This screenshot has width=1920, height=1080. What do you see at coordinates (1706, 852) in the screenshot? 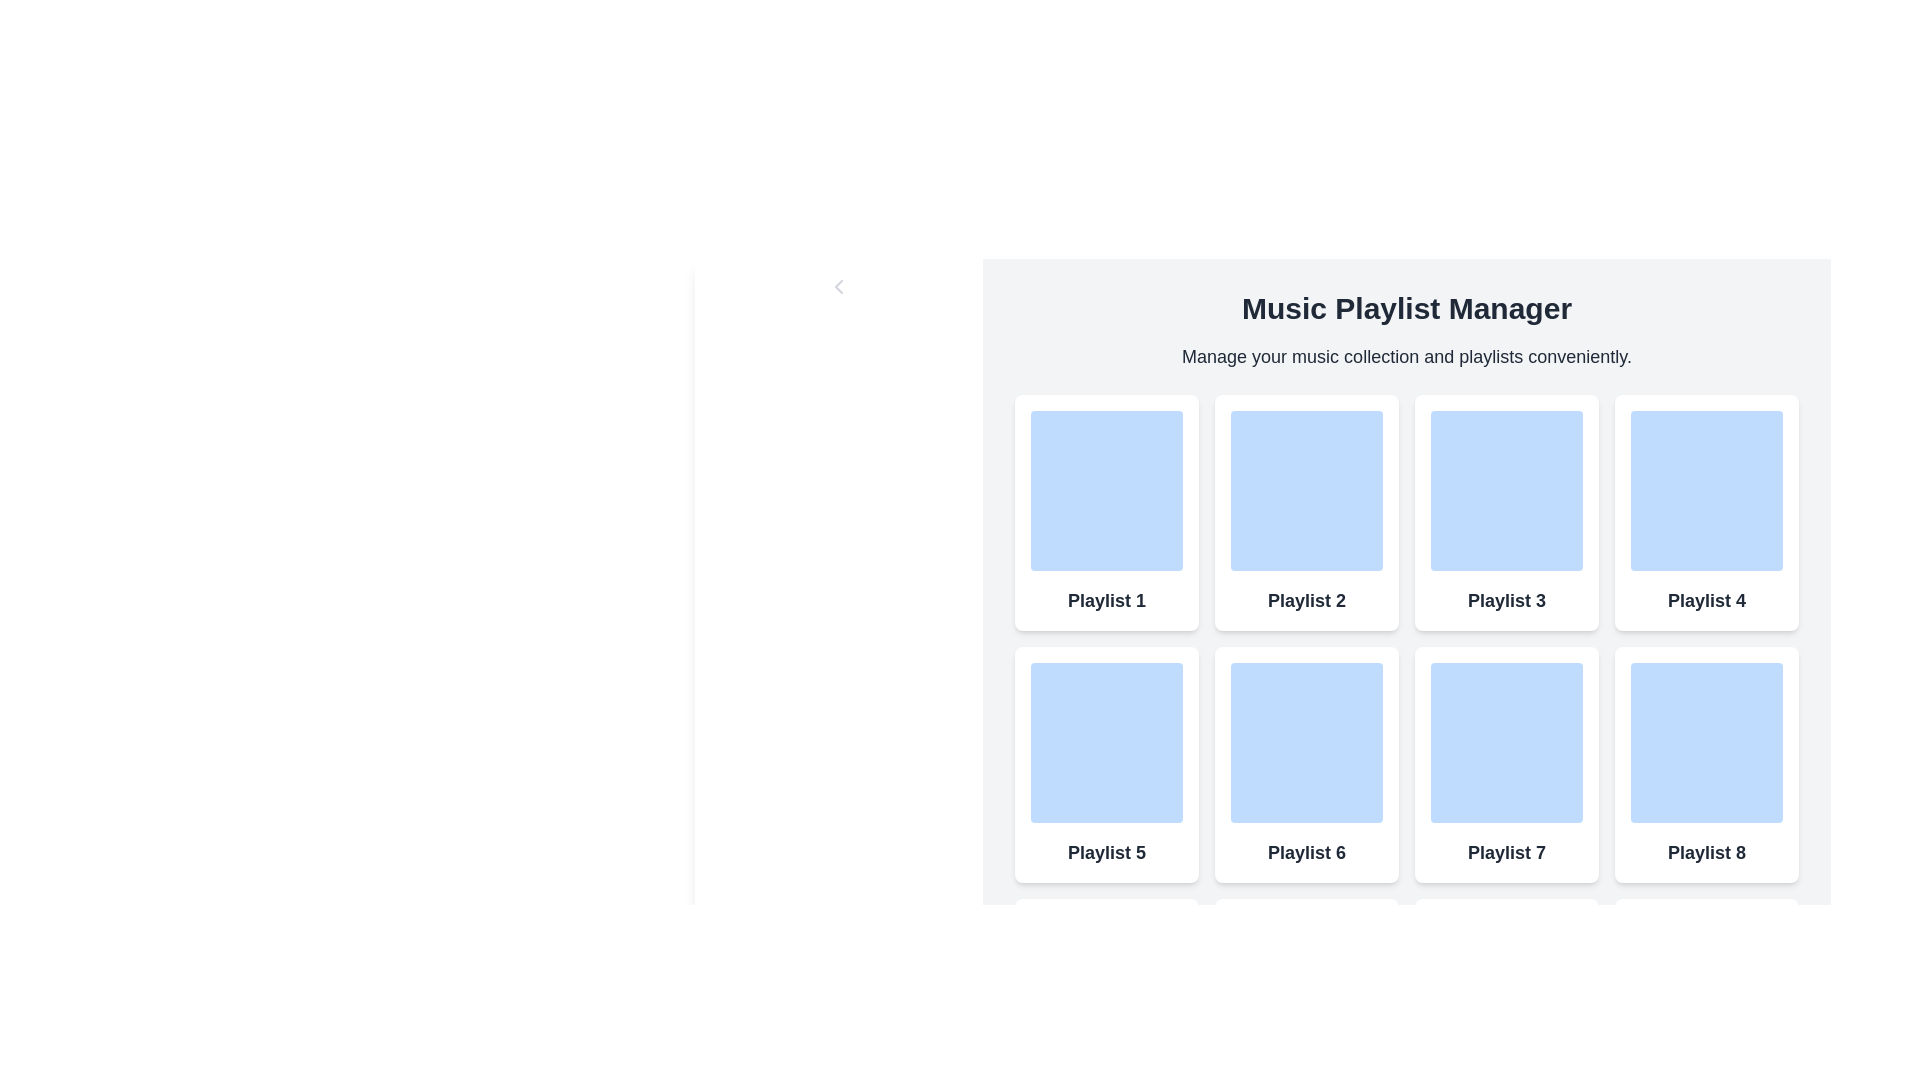
I see `text label displaying 'Playlist 8' located at the bottom of the playlist card in the bottom-right corner of the grid layout` at bounding box center [1706, 852].